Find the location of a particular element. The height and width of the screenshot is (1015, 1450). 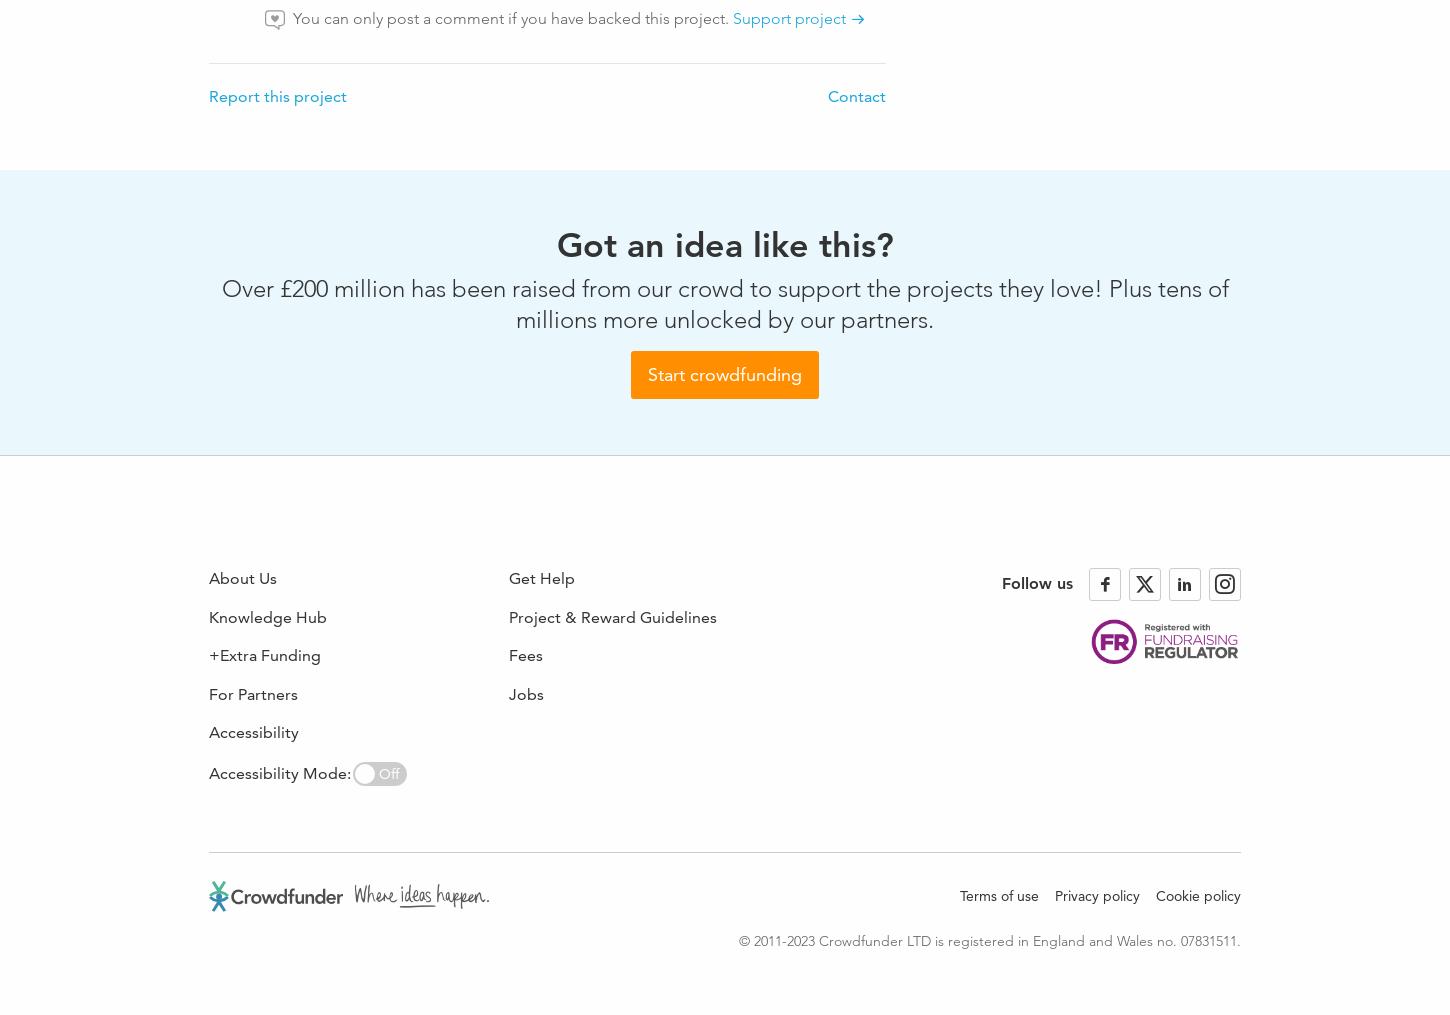

'Project & Reward Guidelines' is located at coordinates (612, 615).